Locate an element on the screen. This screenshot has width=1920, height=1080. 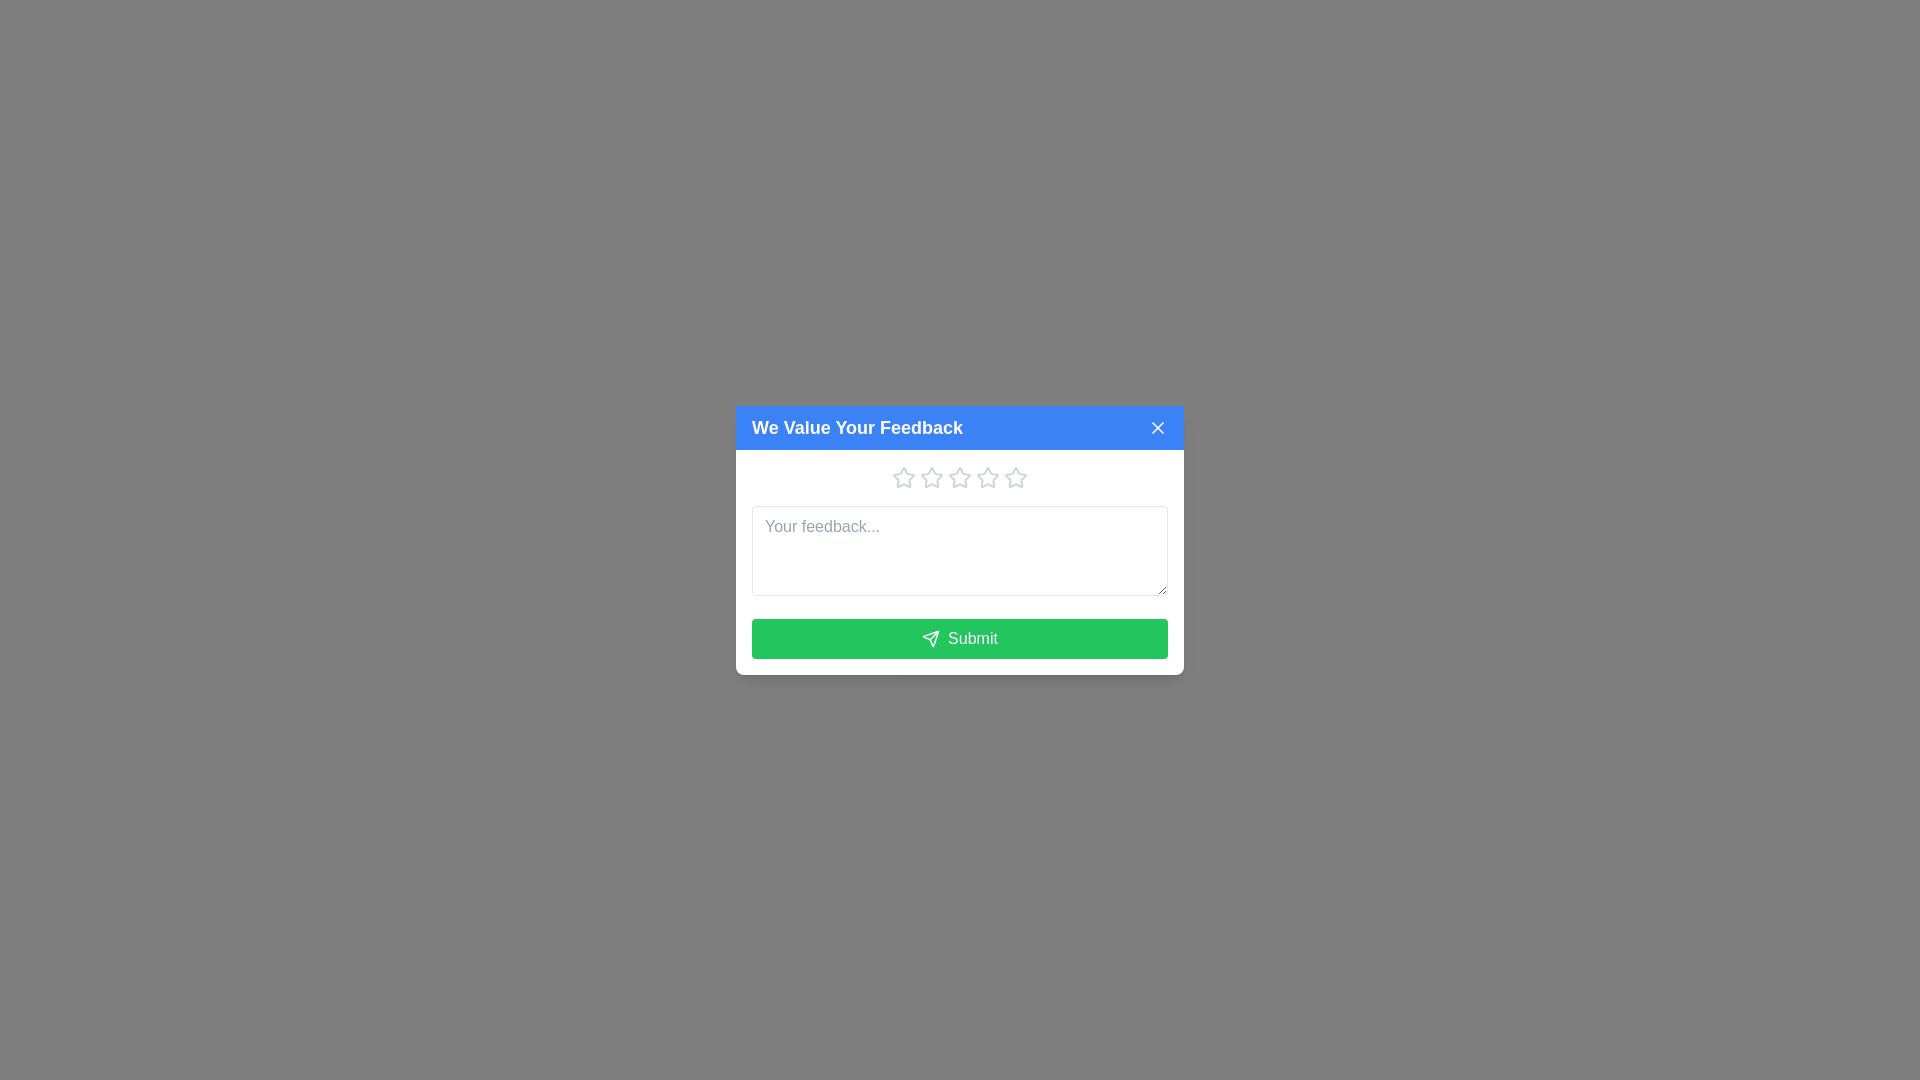
the header bar of the feedback form, which spans the entire width and is located at the top of the form is located at coordinates (960, 426).